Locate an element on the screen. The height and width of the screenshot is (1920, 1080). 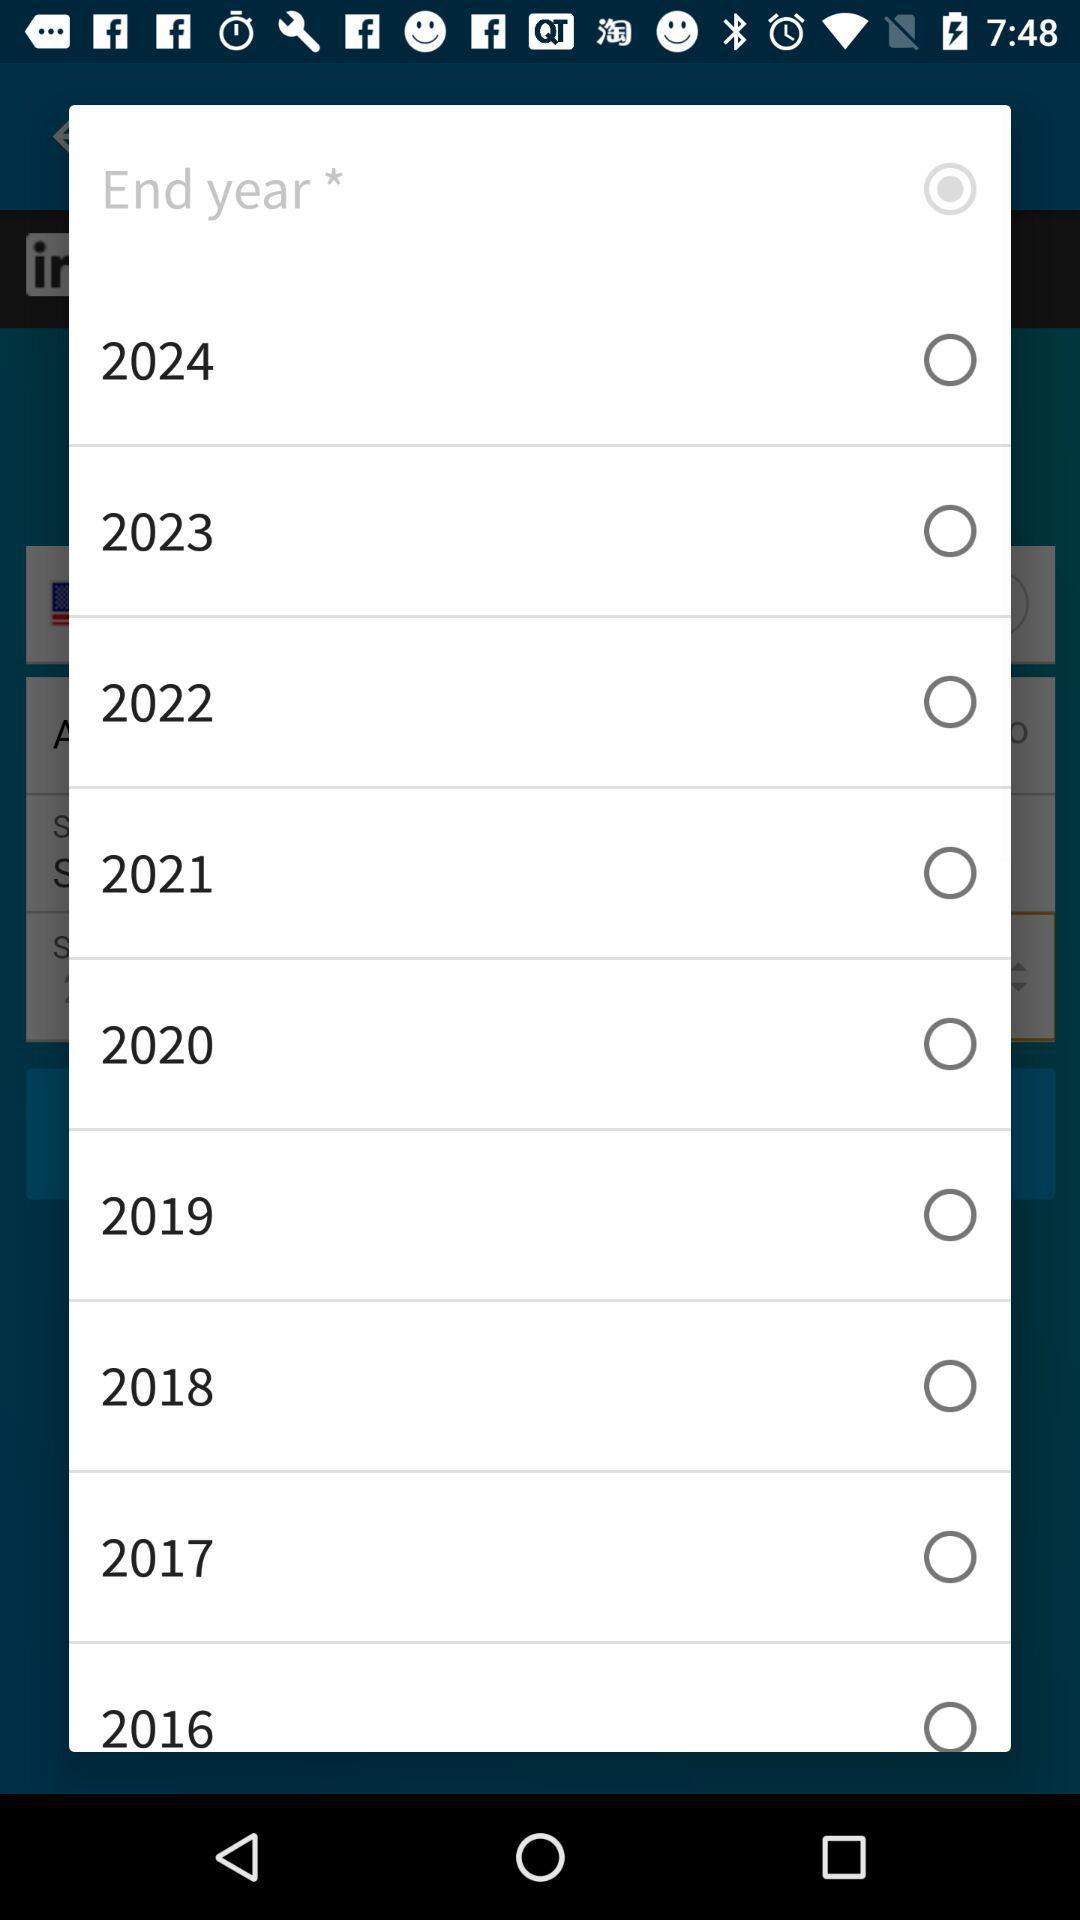
the 2019 item is located at coordinates (540, 1213).